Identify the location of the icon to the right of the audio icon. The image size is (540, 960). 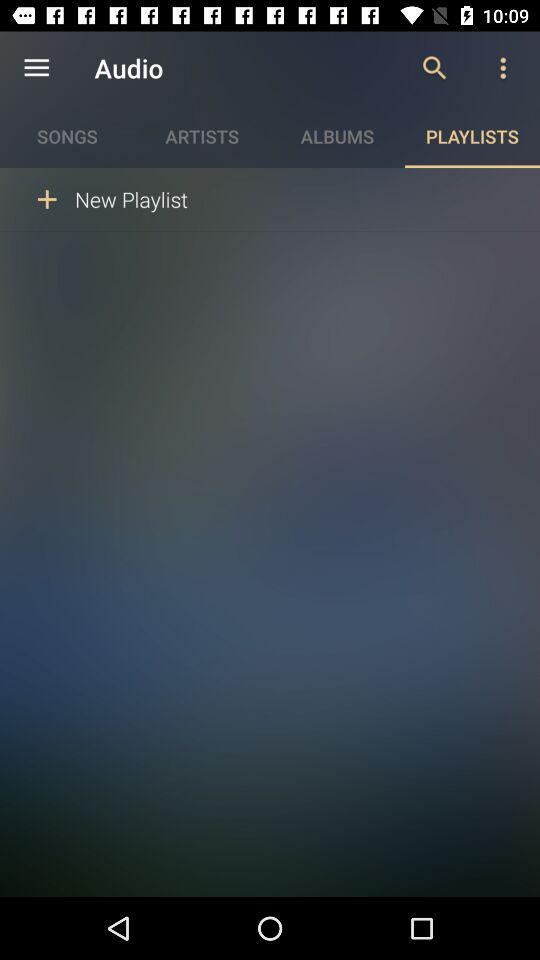
(434, 68).